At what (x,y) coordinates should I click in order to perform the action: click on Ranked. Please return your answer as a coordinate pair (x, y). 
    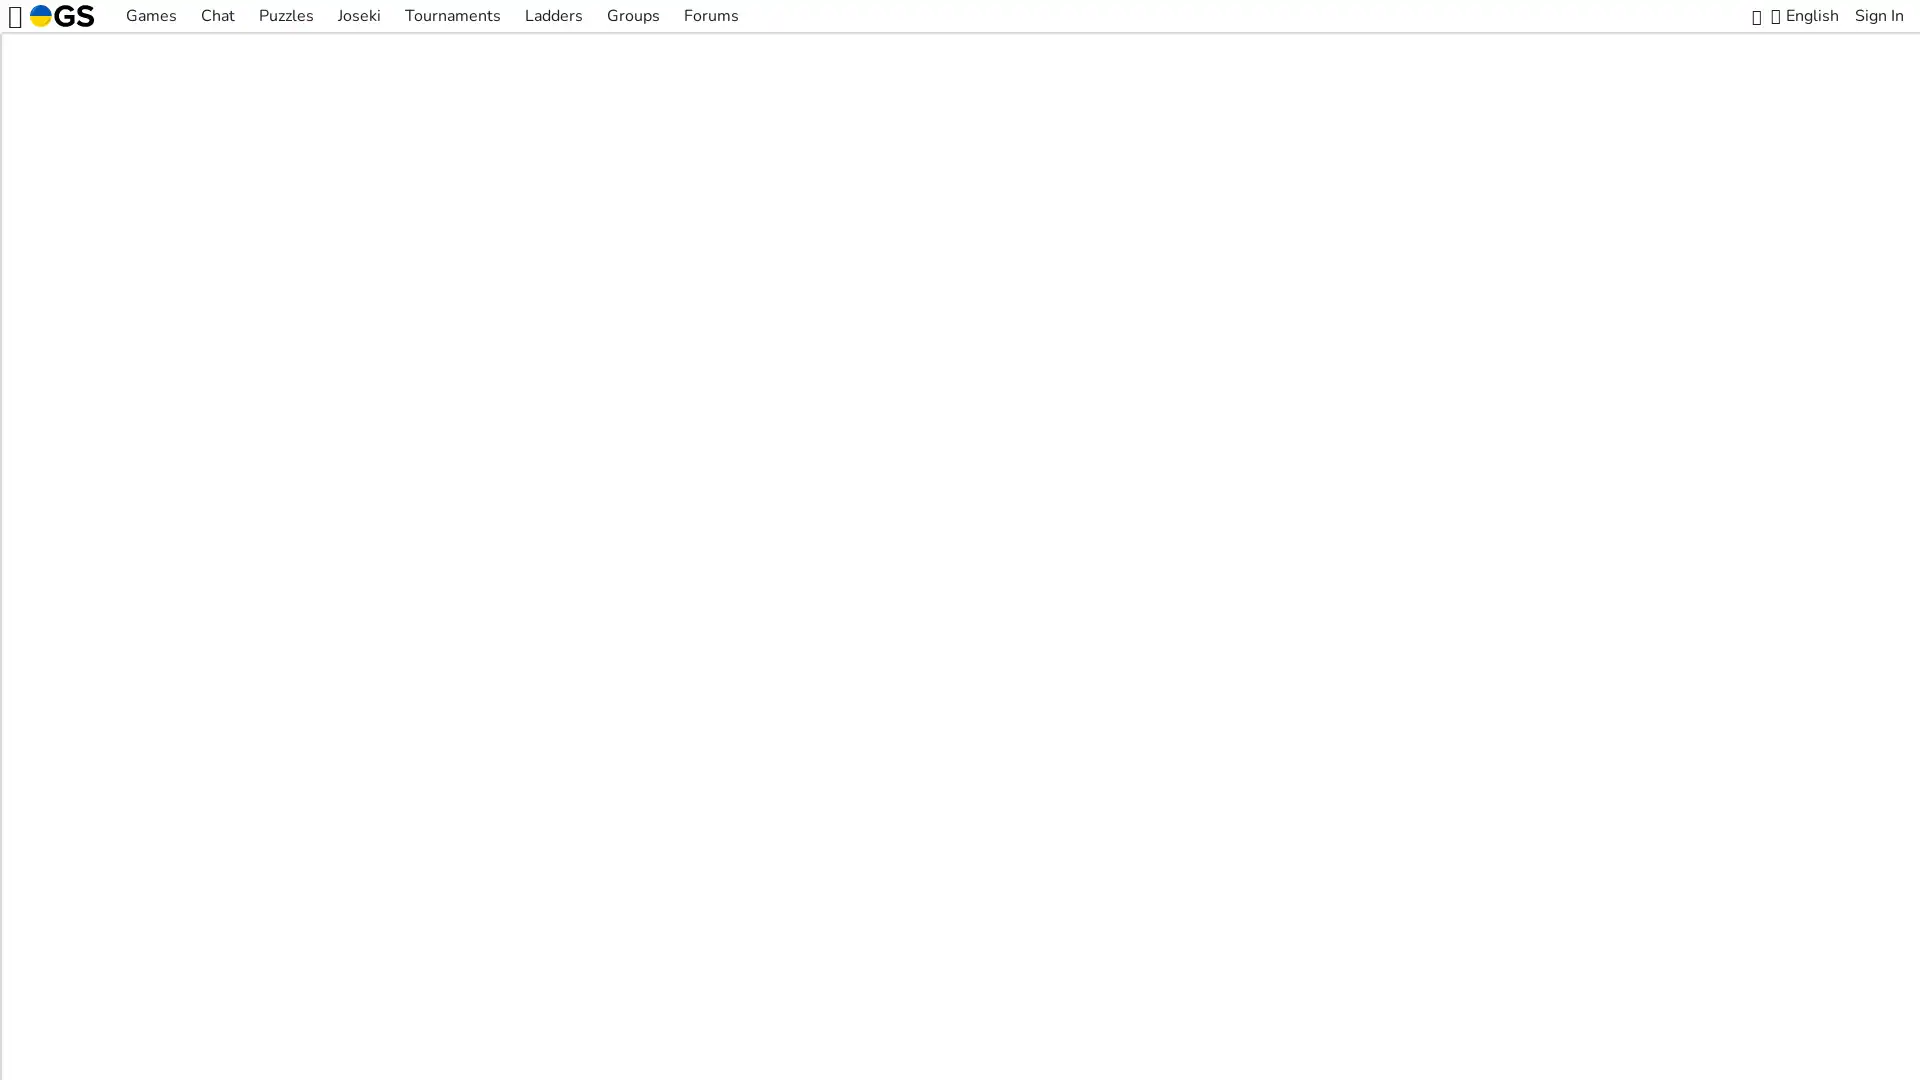
    Looking at the image, I should click on (1023, 789).